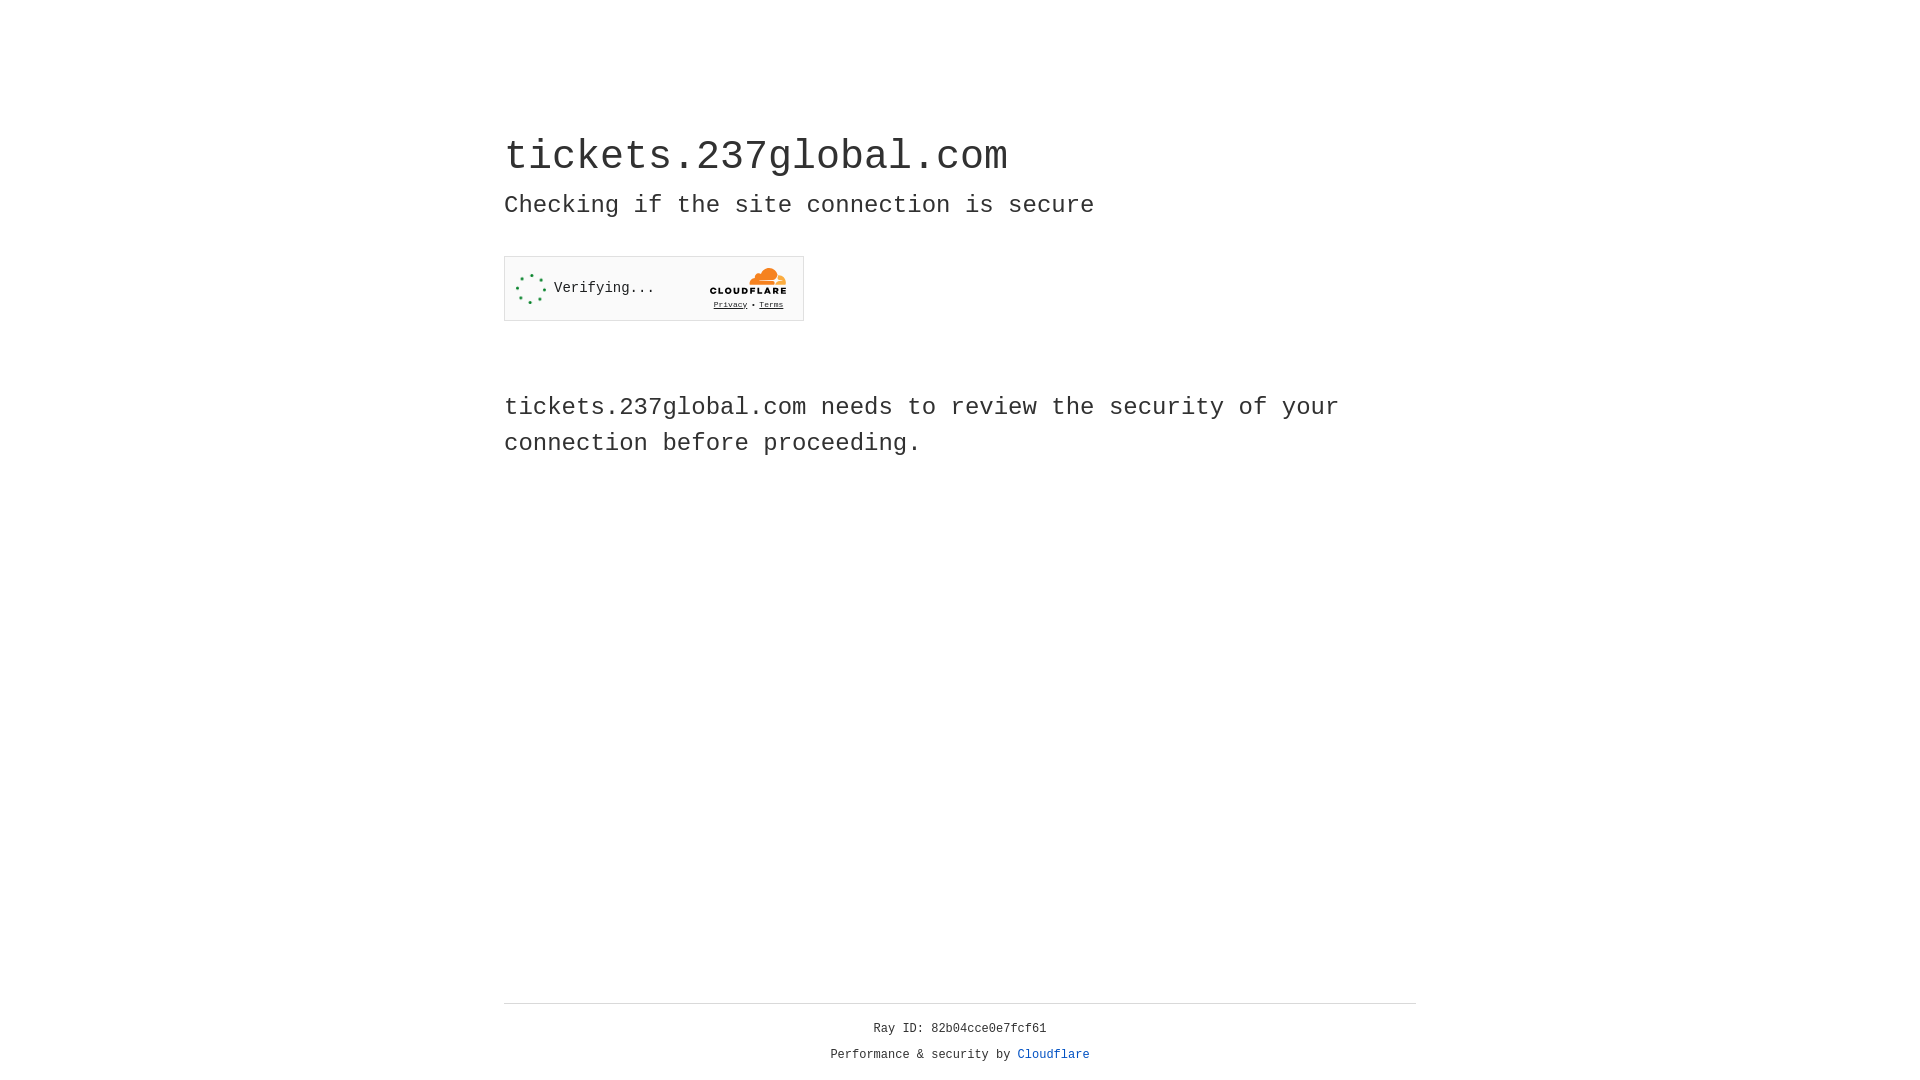 The width and height of the screenshot is (1920, 1080). I want to click on 'Widget containing a Cloudflare security challenge', so click(653, 288).